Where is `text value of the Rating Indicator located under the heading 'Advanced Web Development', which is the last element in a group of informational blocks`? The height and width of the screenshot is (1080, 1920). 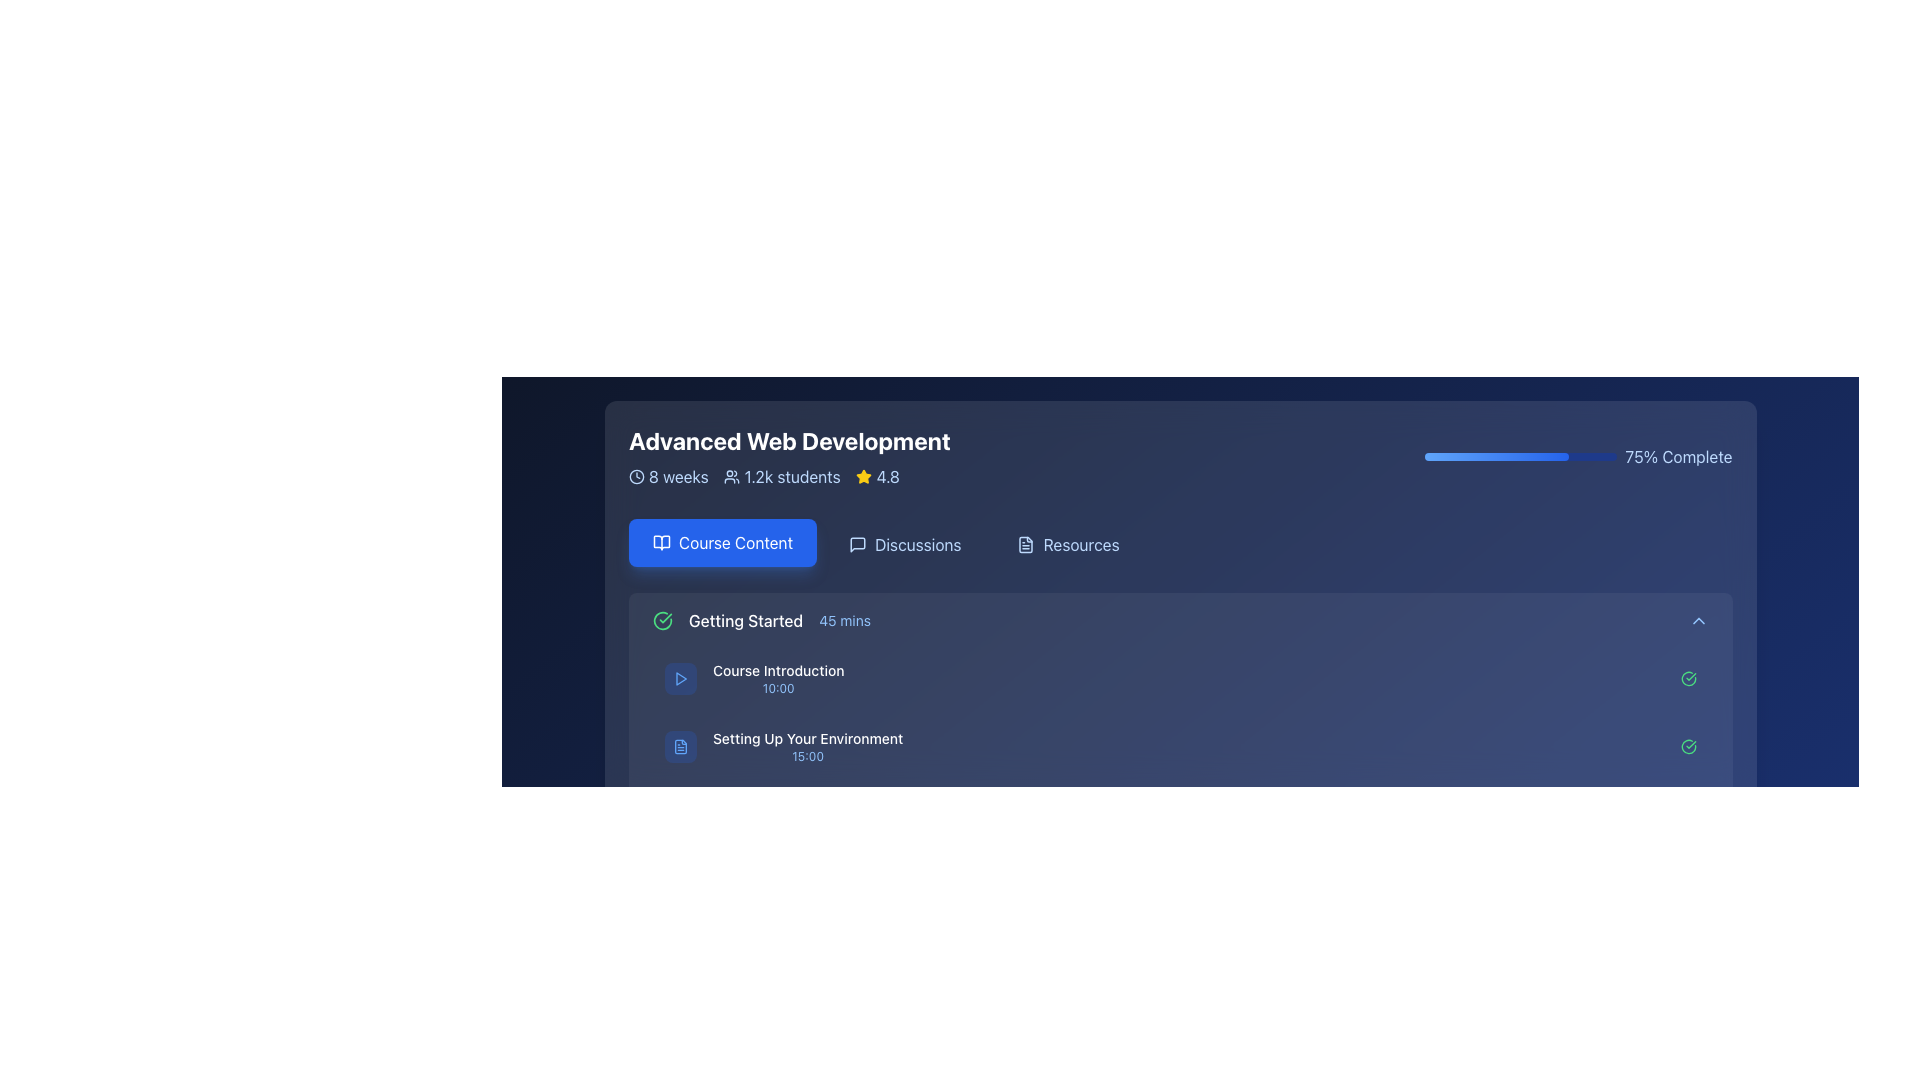
text value of the Rating Indicator located under the heading 'Advanced Web Development', which is the last element in a group of informational blocks is located at coordinates (877, 477).